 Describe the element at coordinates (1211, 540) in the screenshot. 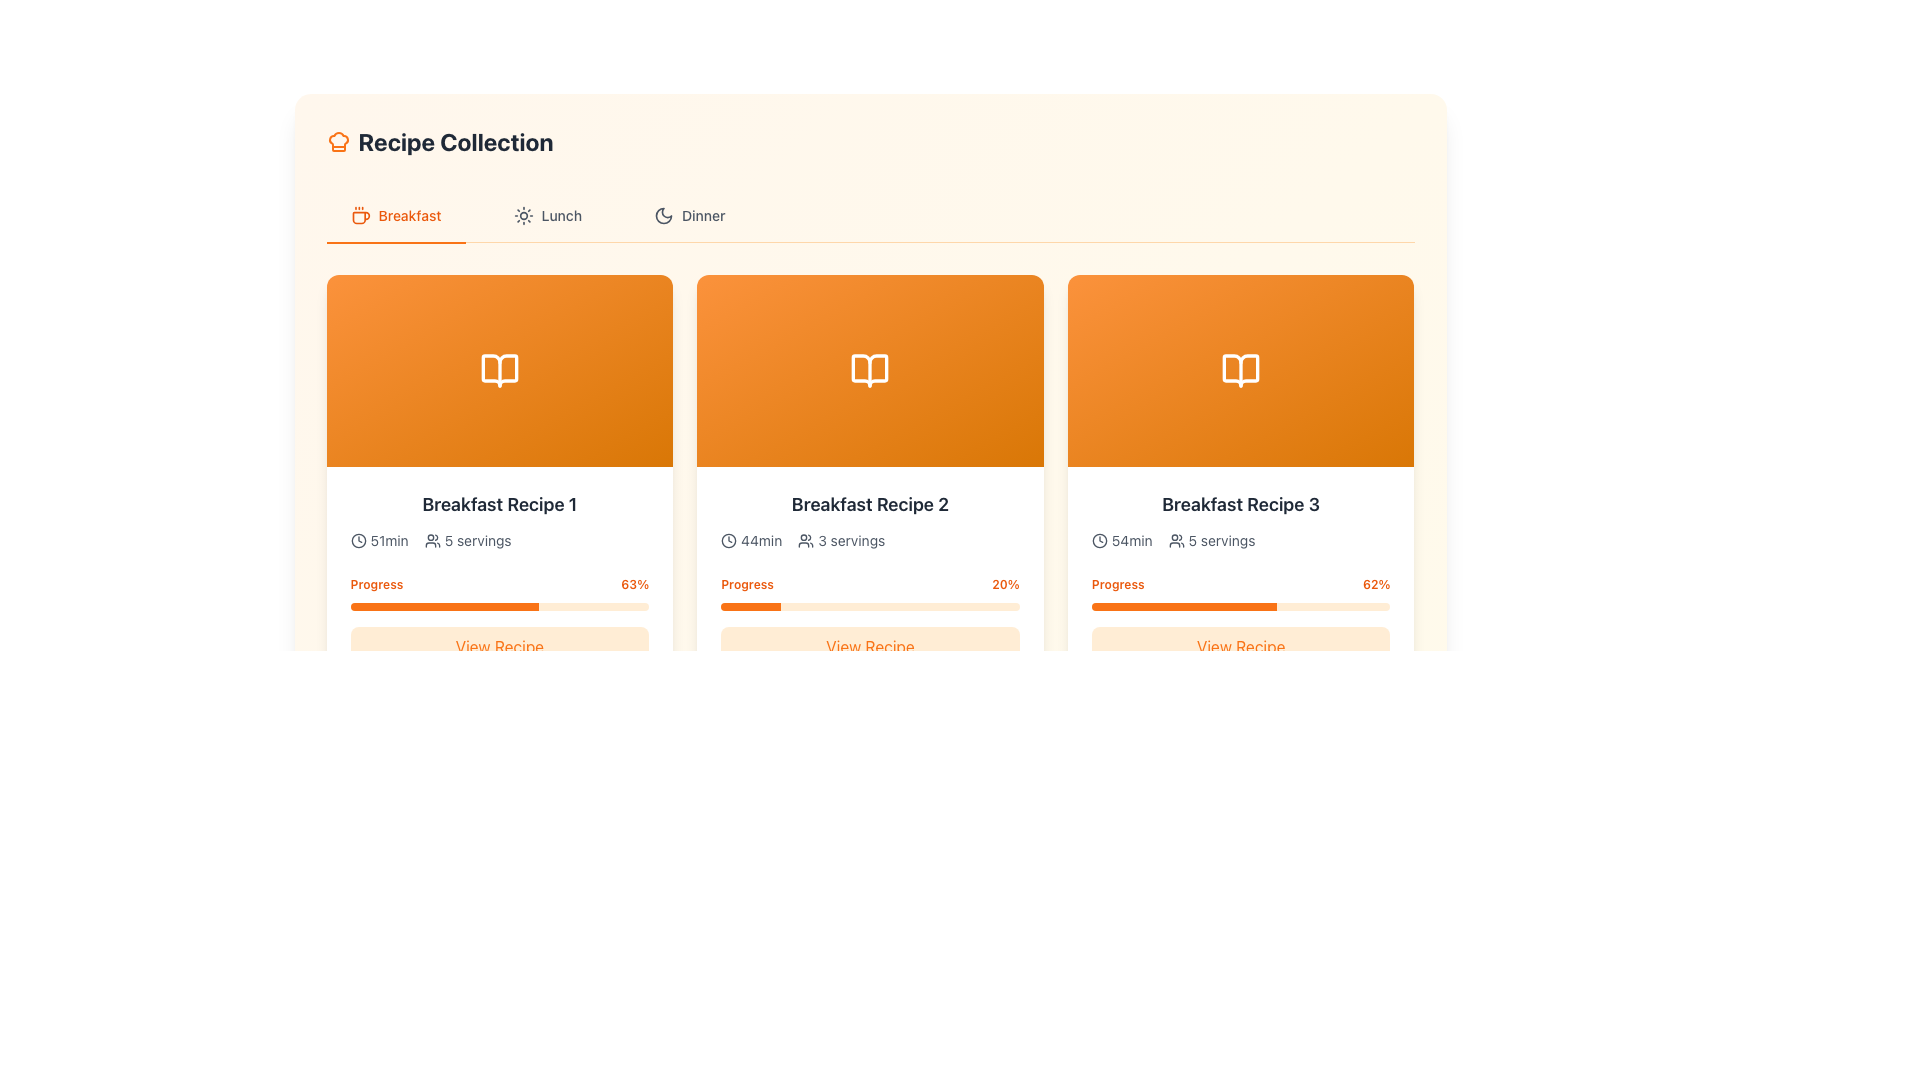

I see `the text label displaying '5 servings' alongside the user icon, located in the details section at the bottom of the card for 'Breakfast Recipe 3'` at that location.